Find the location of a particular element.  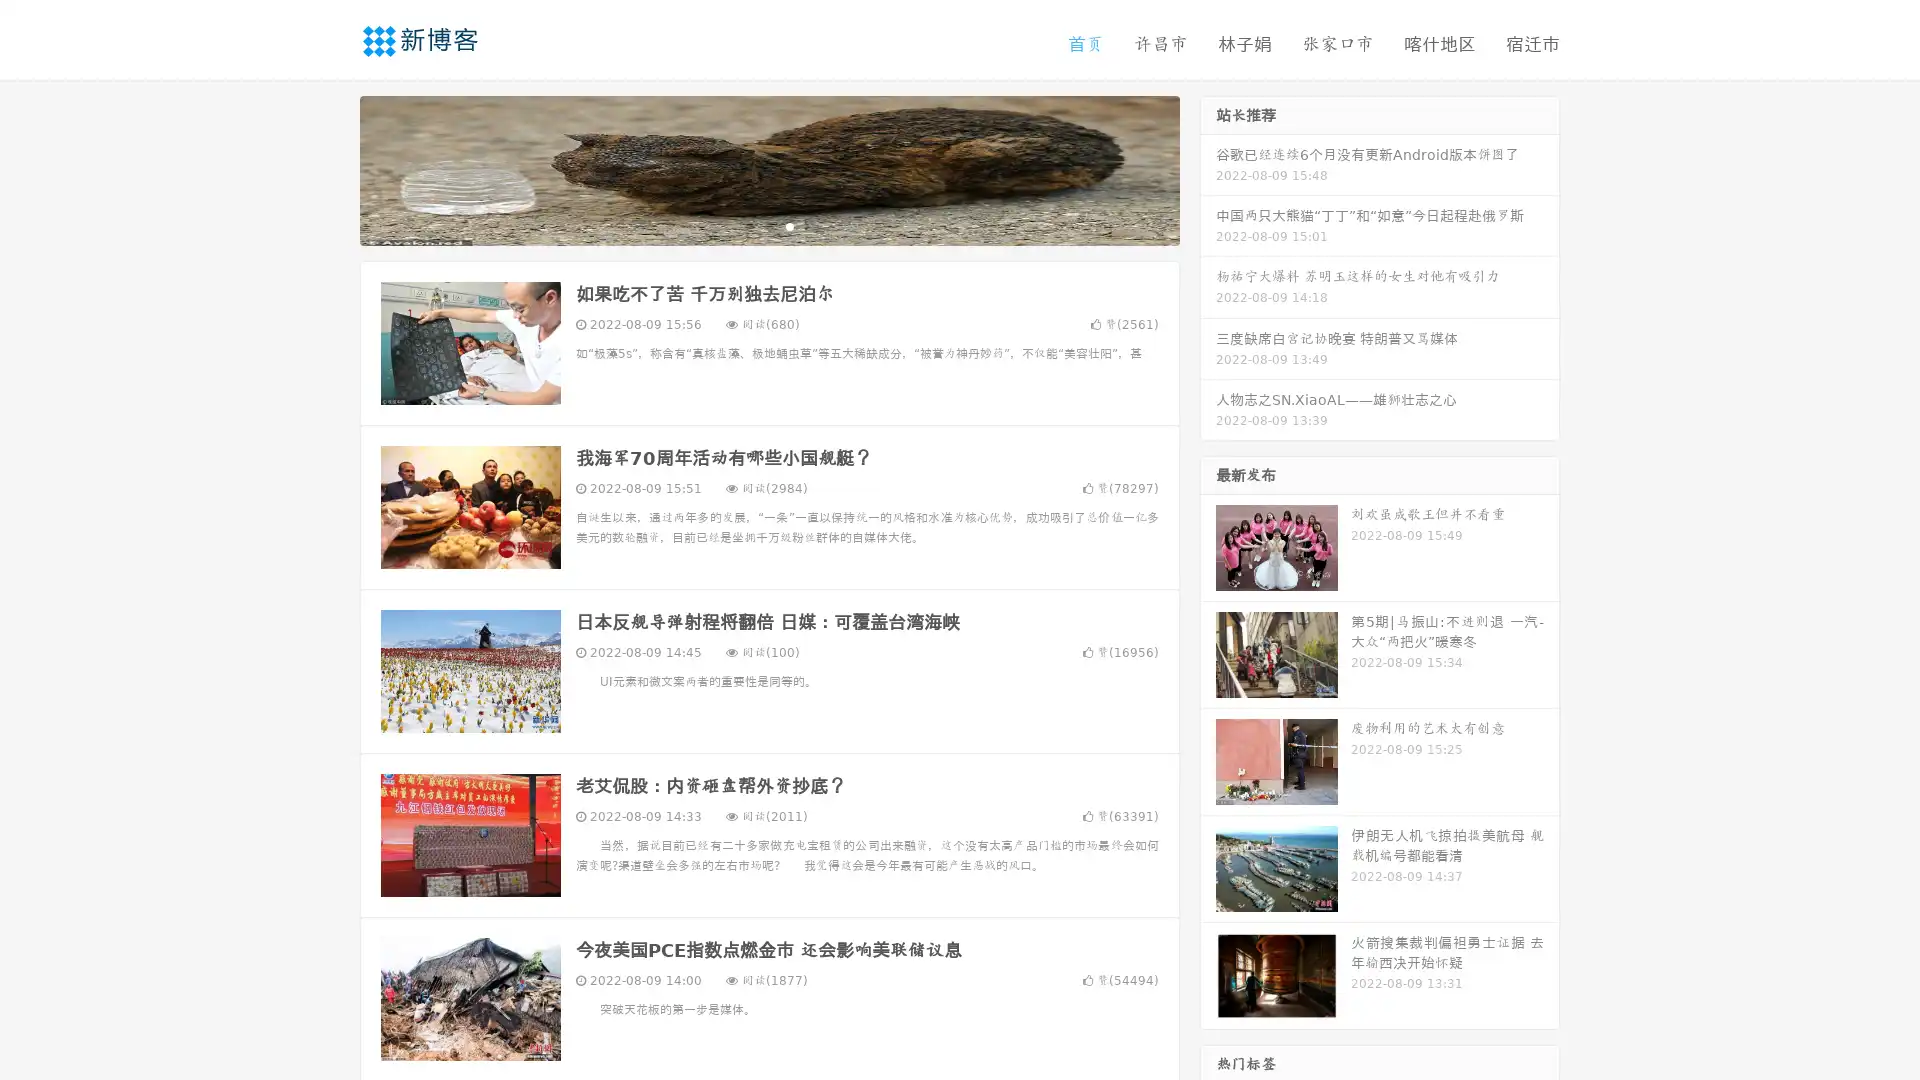

Next slide is located at coordinates (1208, 168).